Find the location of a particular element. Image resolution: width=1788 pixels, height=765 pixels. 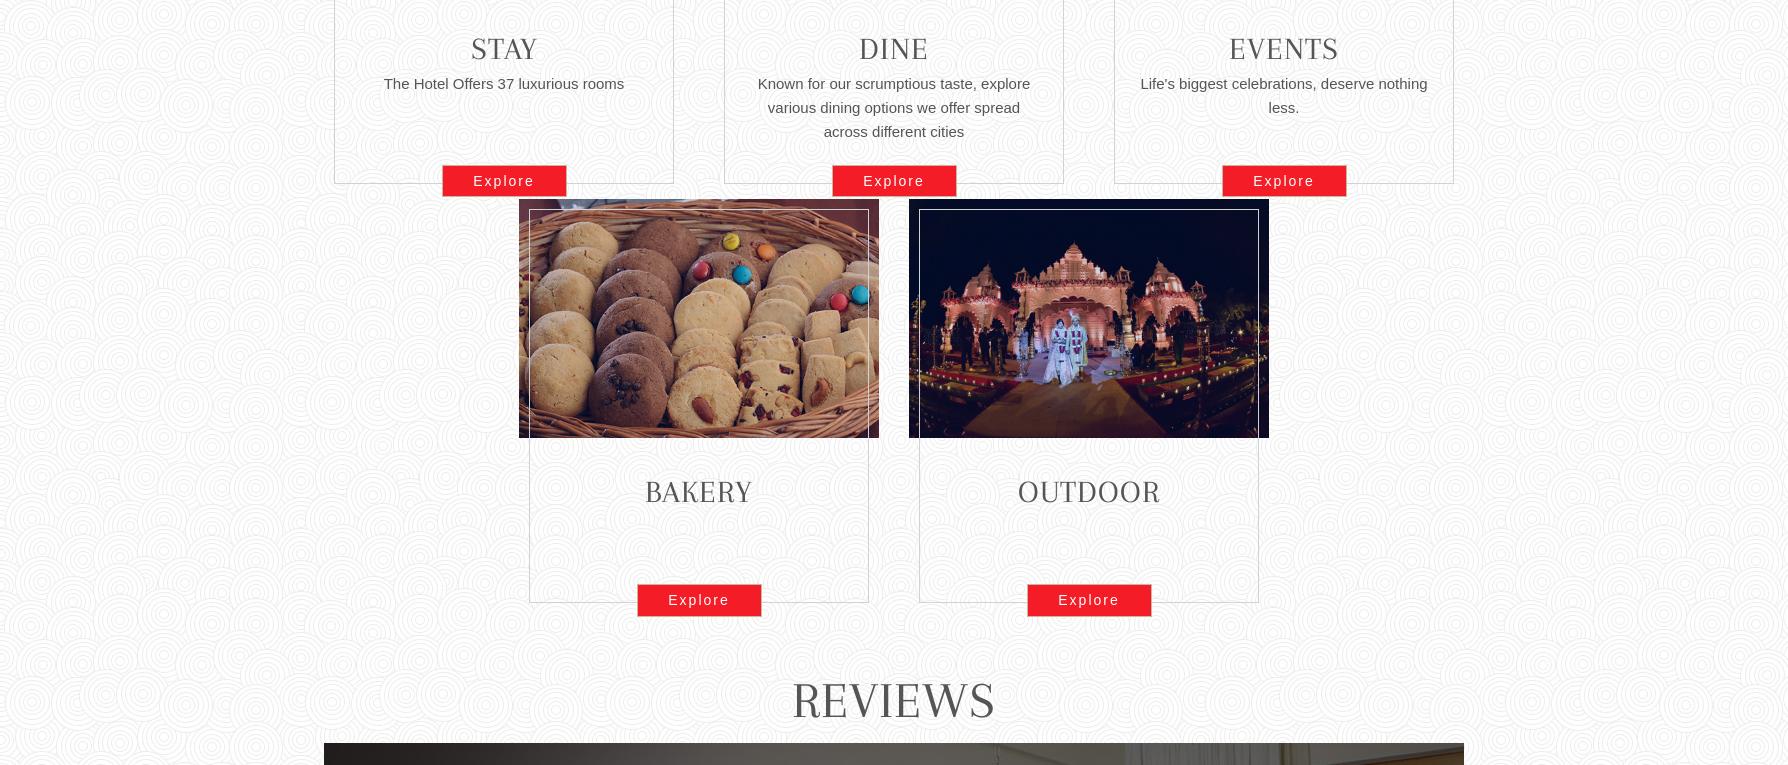

'Known for our scrumptious taste, explore various dining options we offer spread across different cities' is located at coordinates (892, 105).